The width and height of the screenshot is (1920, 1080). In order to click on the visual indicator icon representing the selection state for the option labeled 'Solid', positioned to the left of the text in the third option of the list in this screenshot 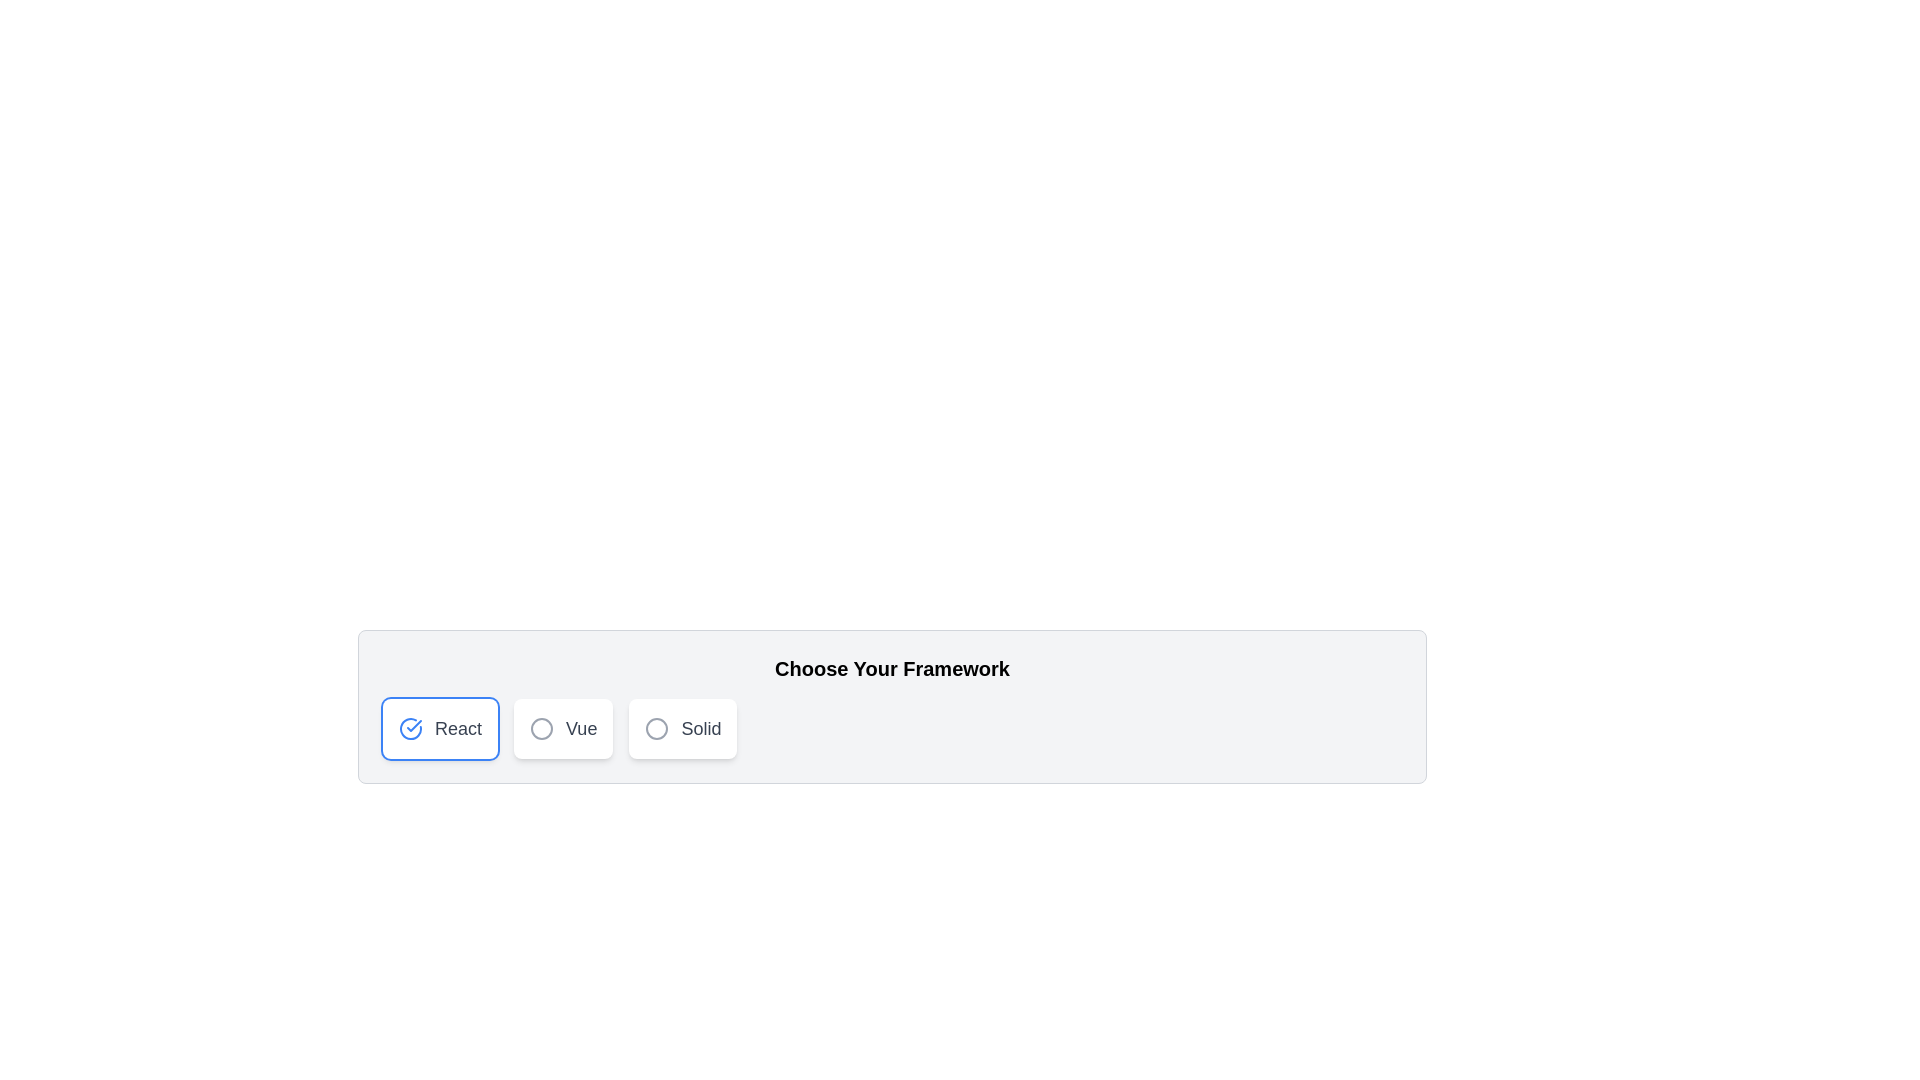, I will do `click(657, 729)`.